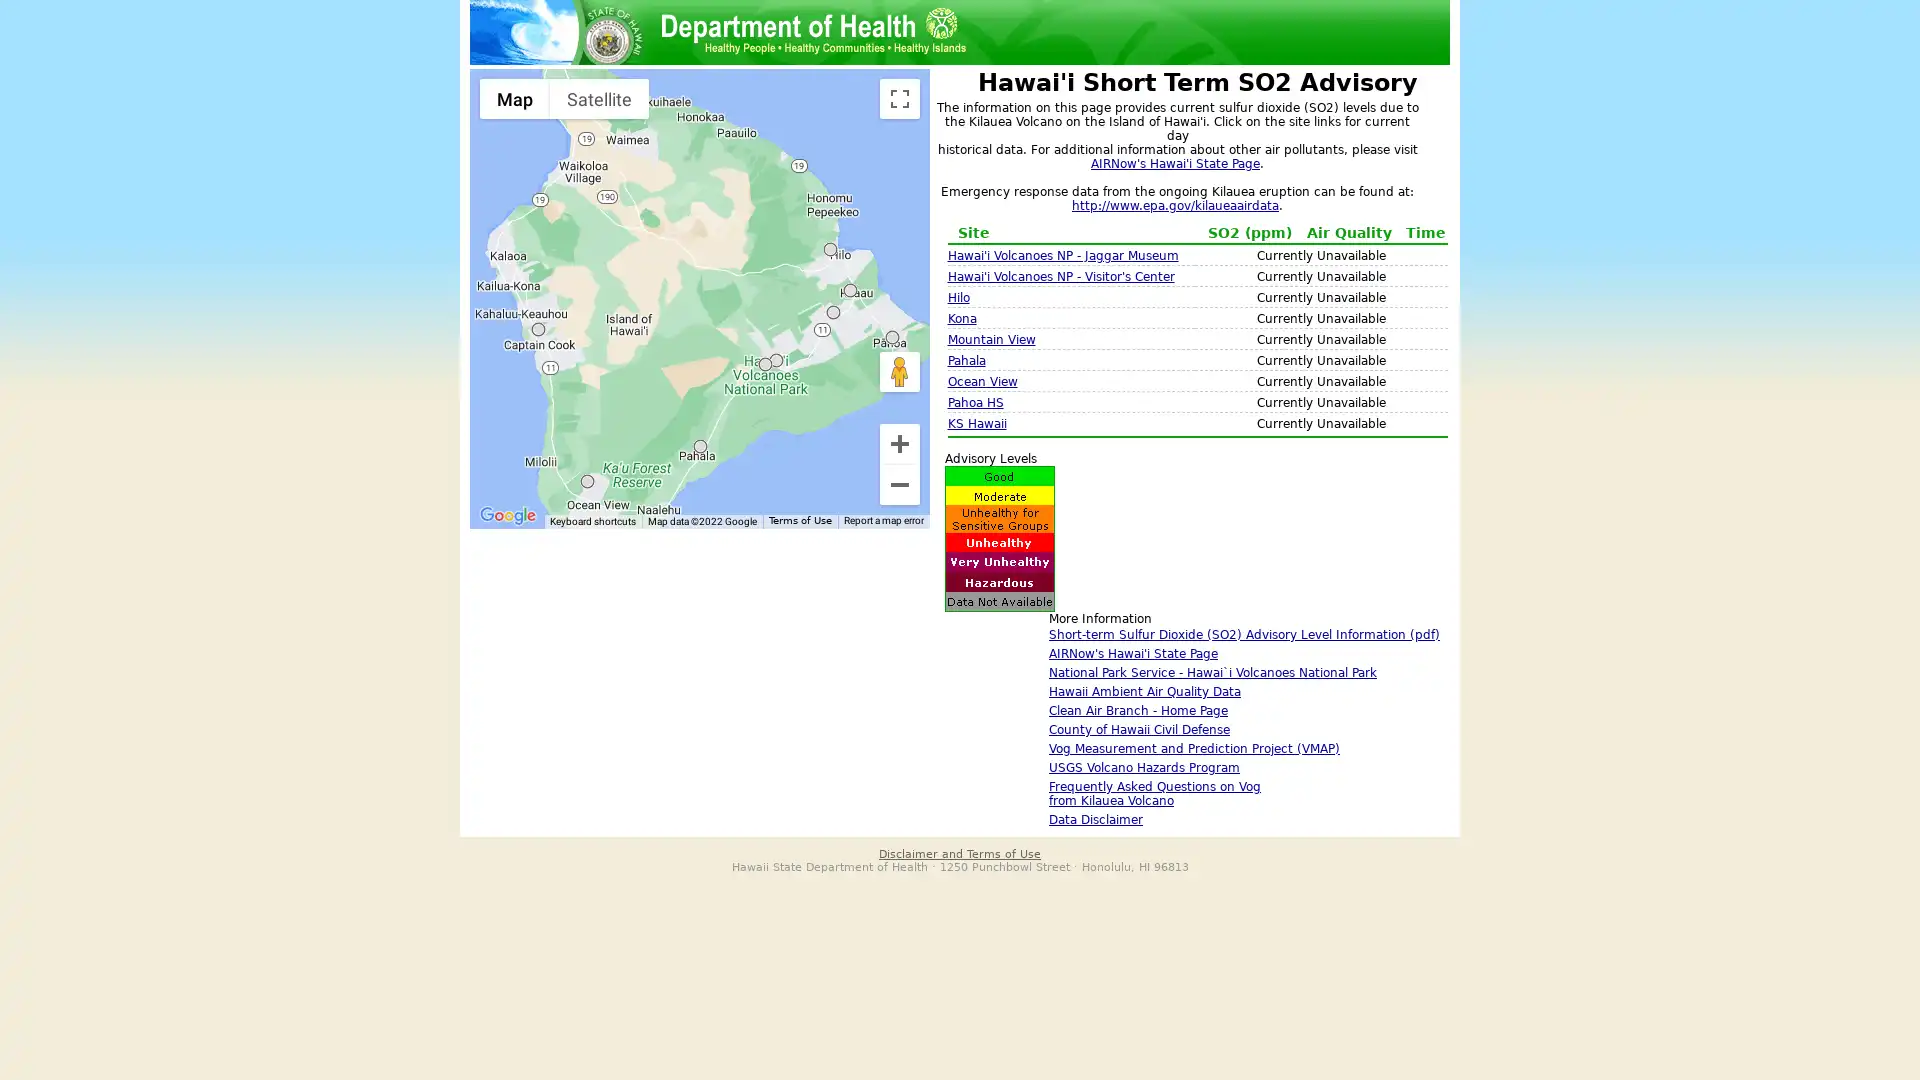 This screenshot has width=1920, height=1080. What do you see at coordinates (899, 442) in the screenshot?
I see `Zoom in` at bounding box center [899, 442].